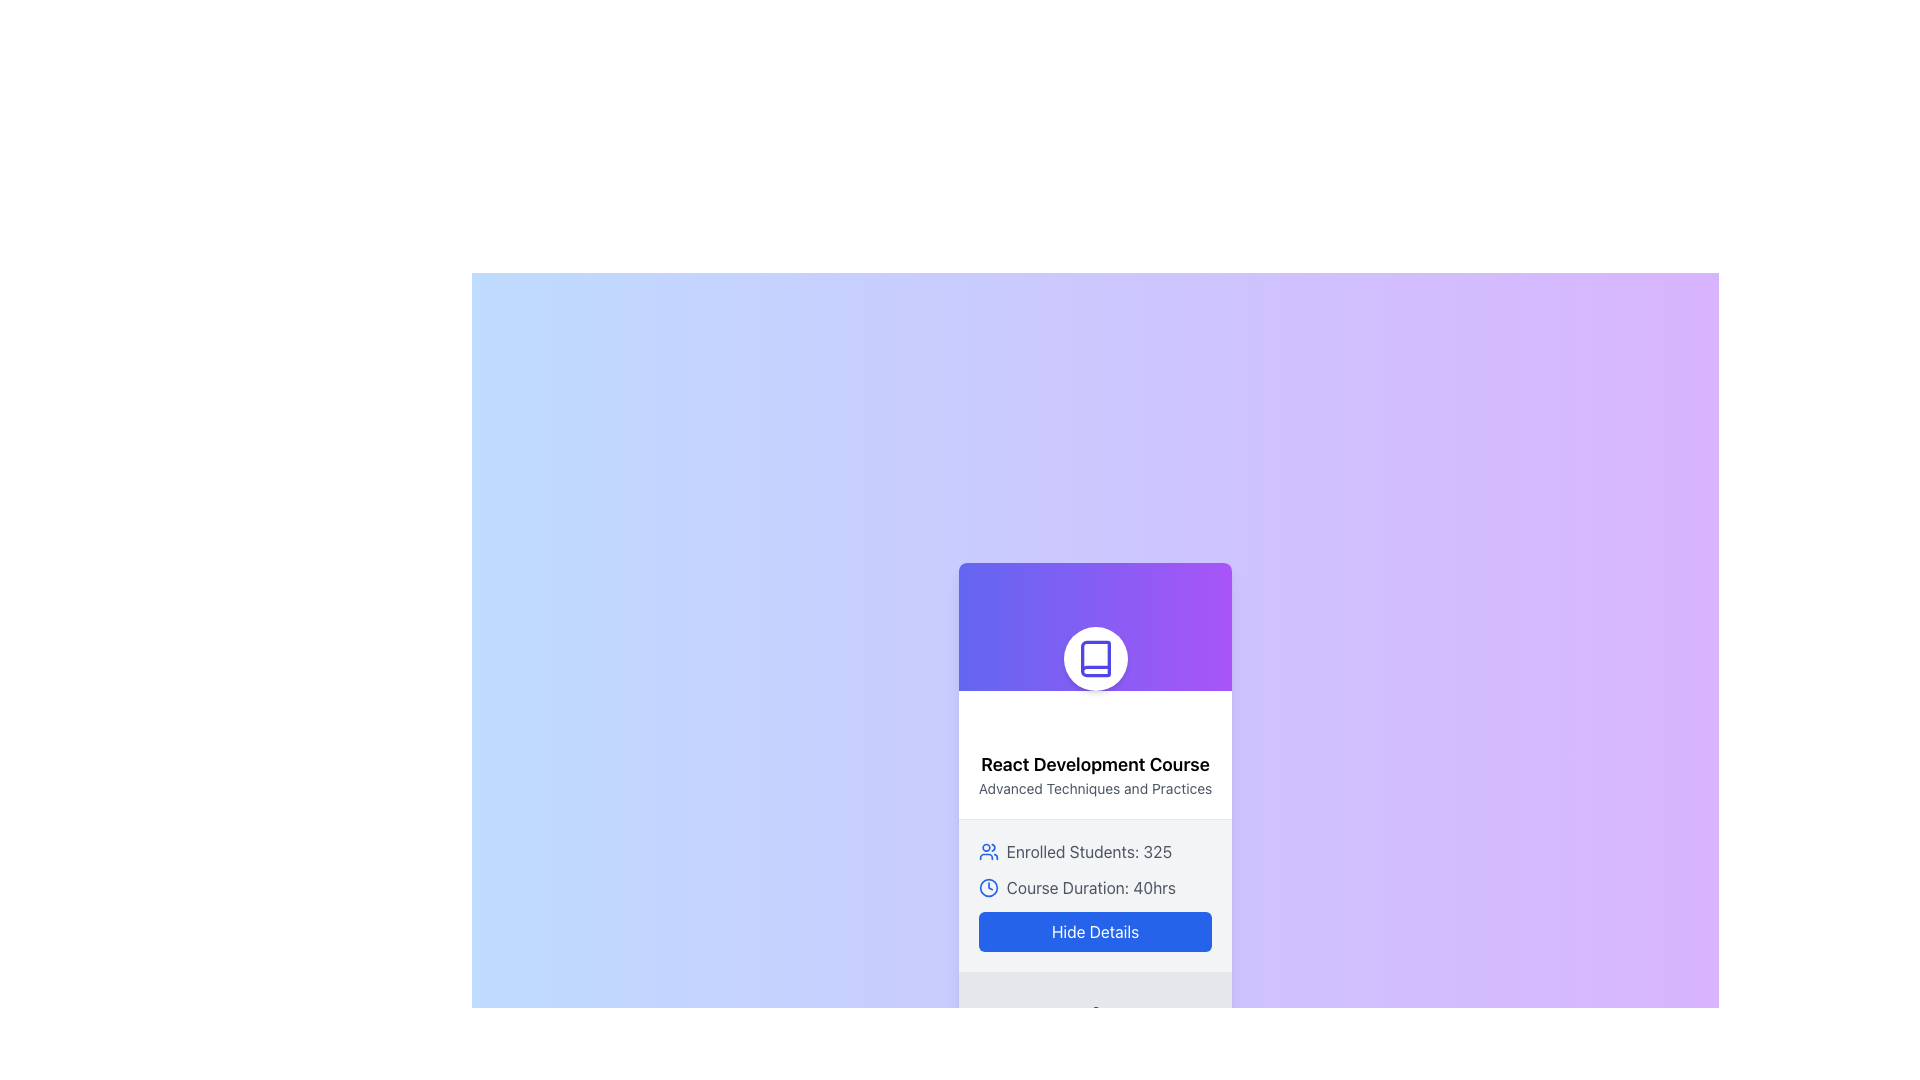 The image size is (1920, 1080). What do you see at coordinates (1094, 764) in the screenshot?
I see `the Text label displaying 'React Development Course' in a large, bold font at the top of the card layout` at bounding box center [1094, 764].